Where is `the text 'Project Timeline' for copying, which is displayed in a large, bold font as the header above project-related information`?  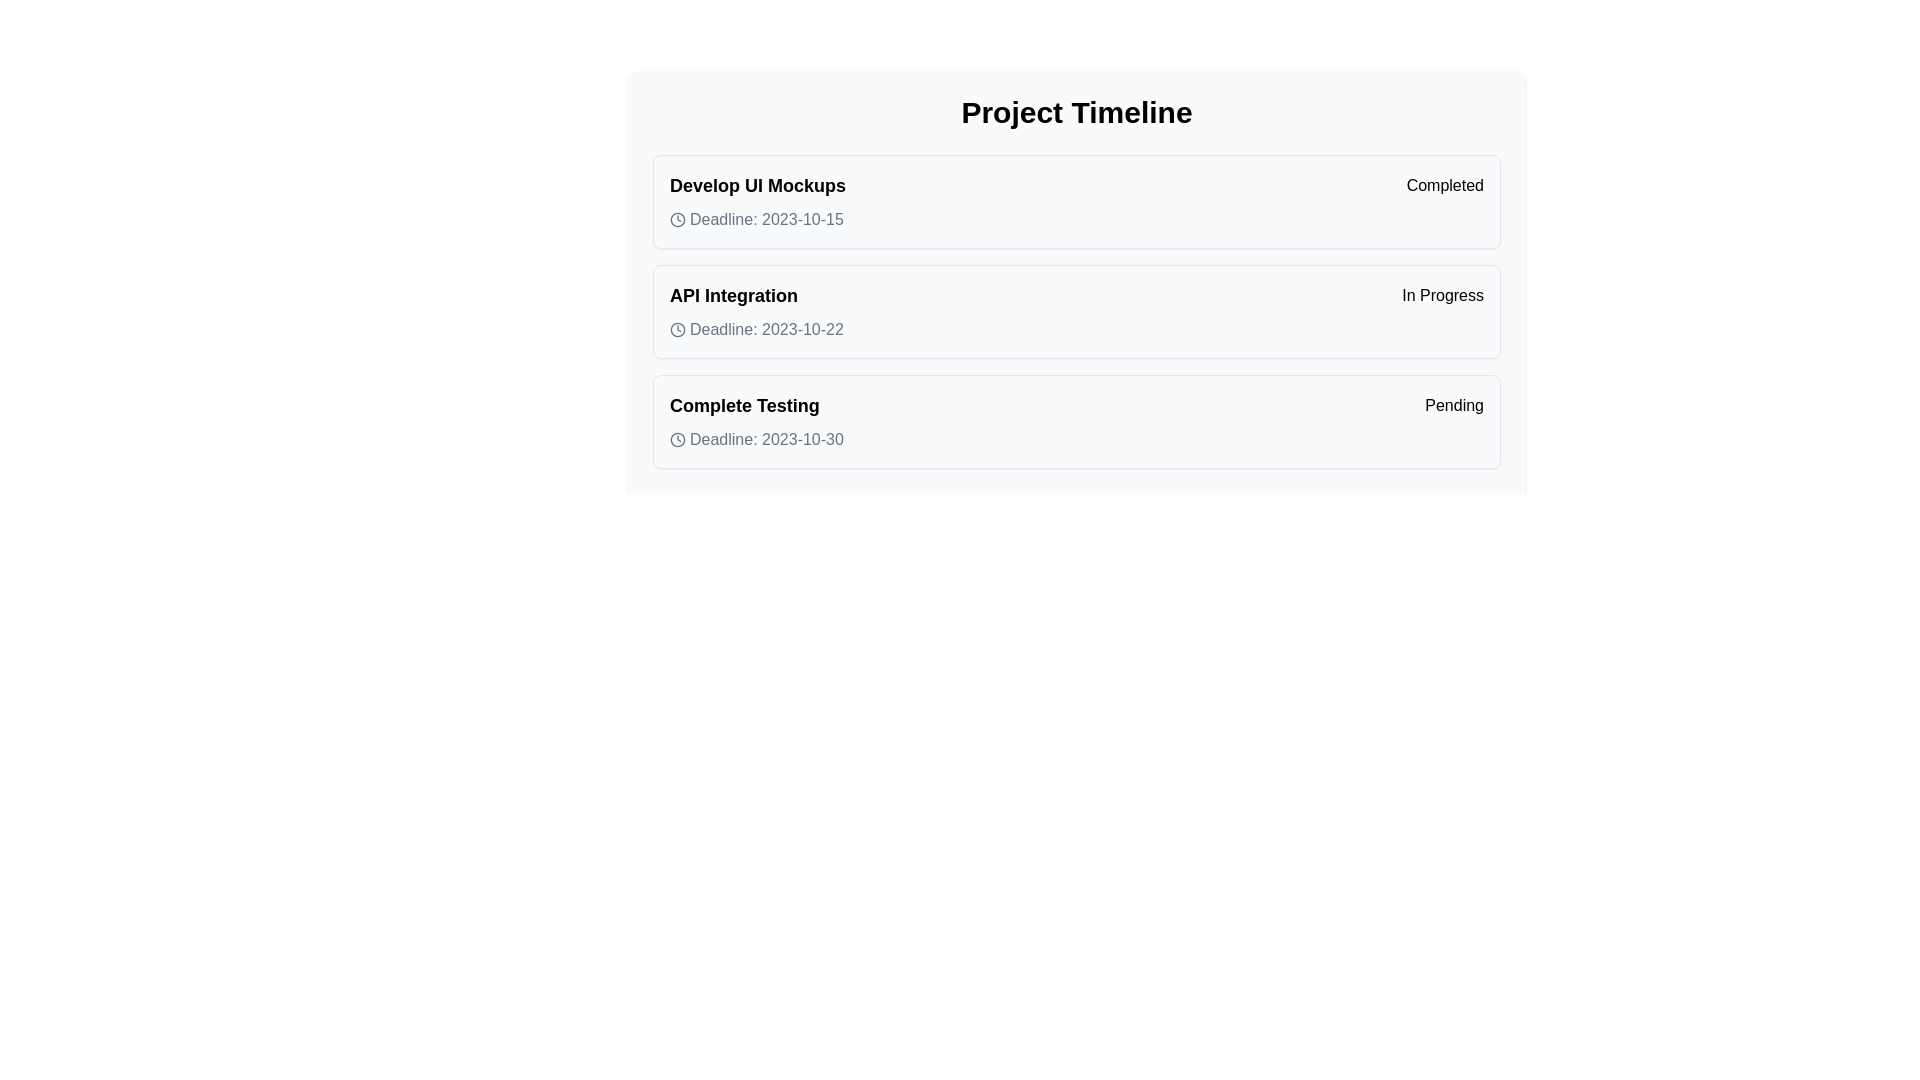
the text 'Project Timeline' for copying, which is displayed in a large, bold font as the header above project-related information is located at coordinates (1075, 112).